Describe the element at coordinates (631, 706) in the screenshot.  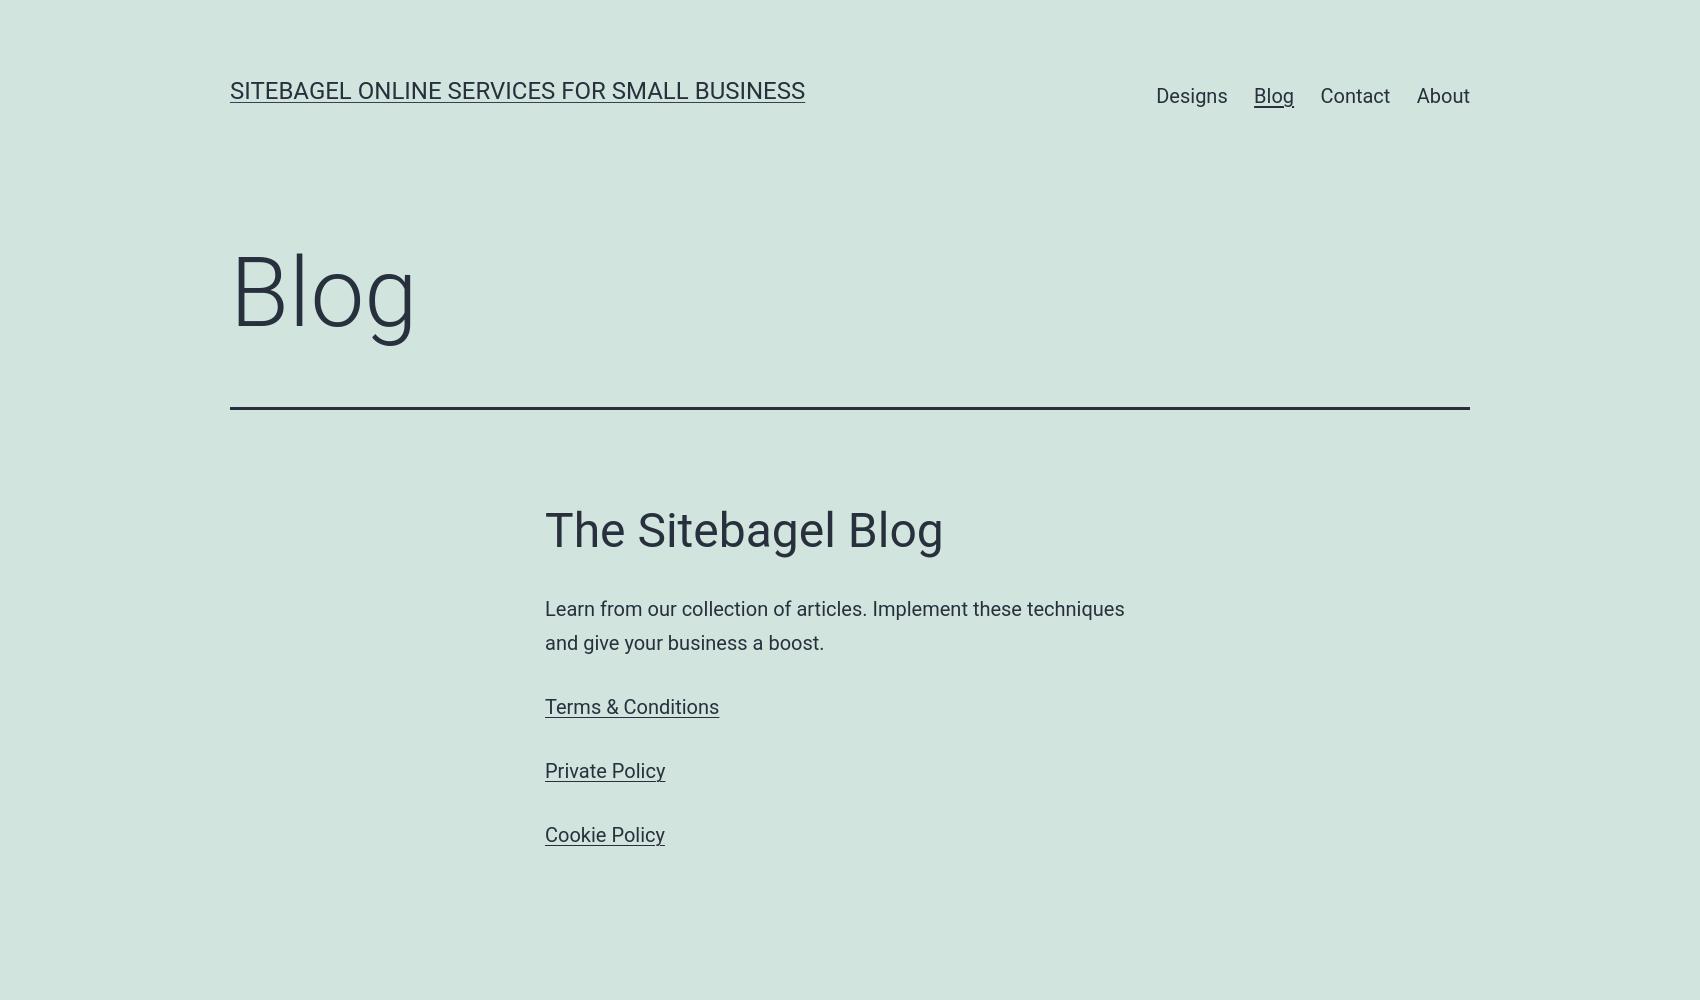
I see `'Terms & Conditions'` at that location.